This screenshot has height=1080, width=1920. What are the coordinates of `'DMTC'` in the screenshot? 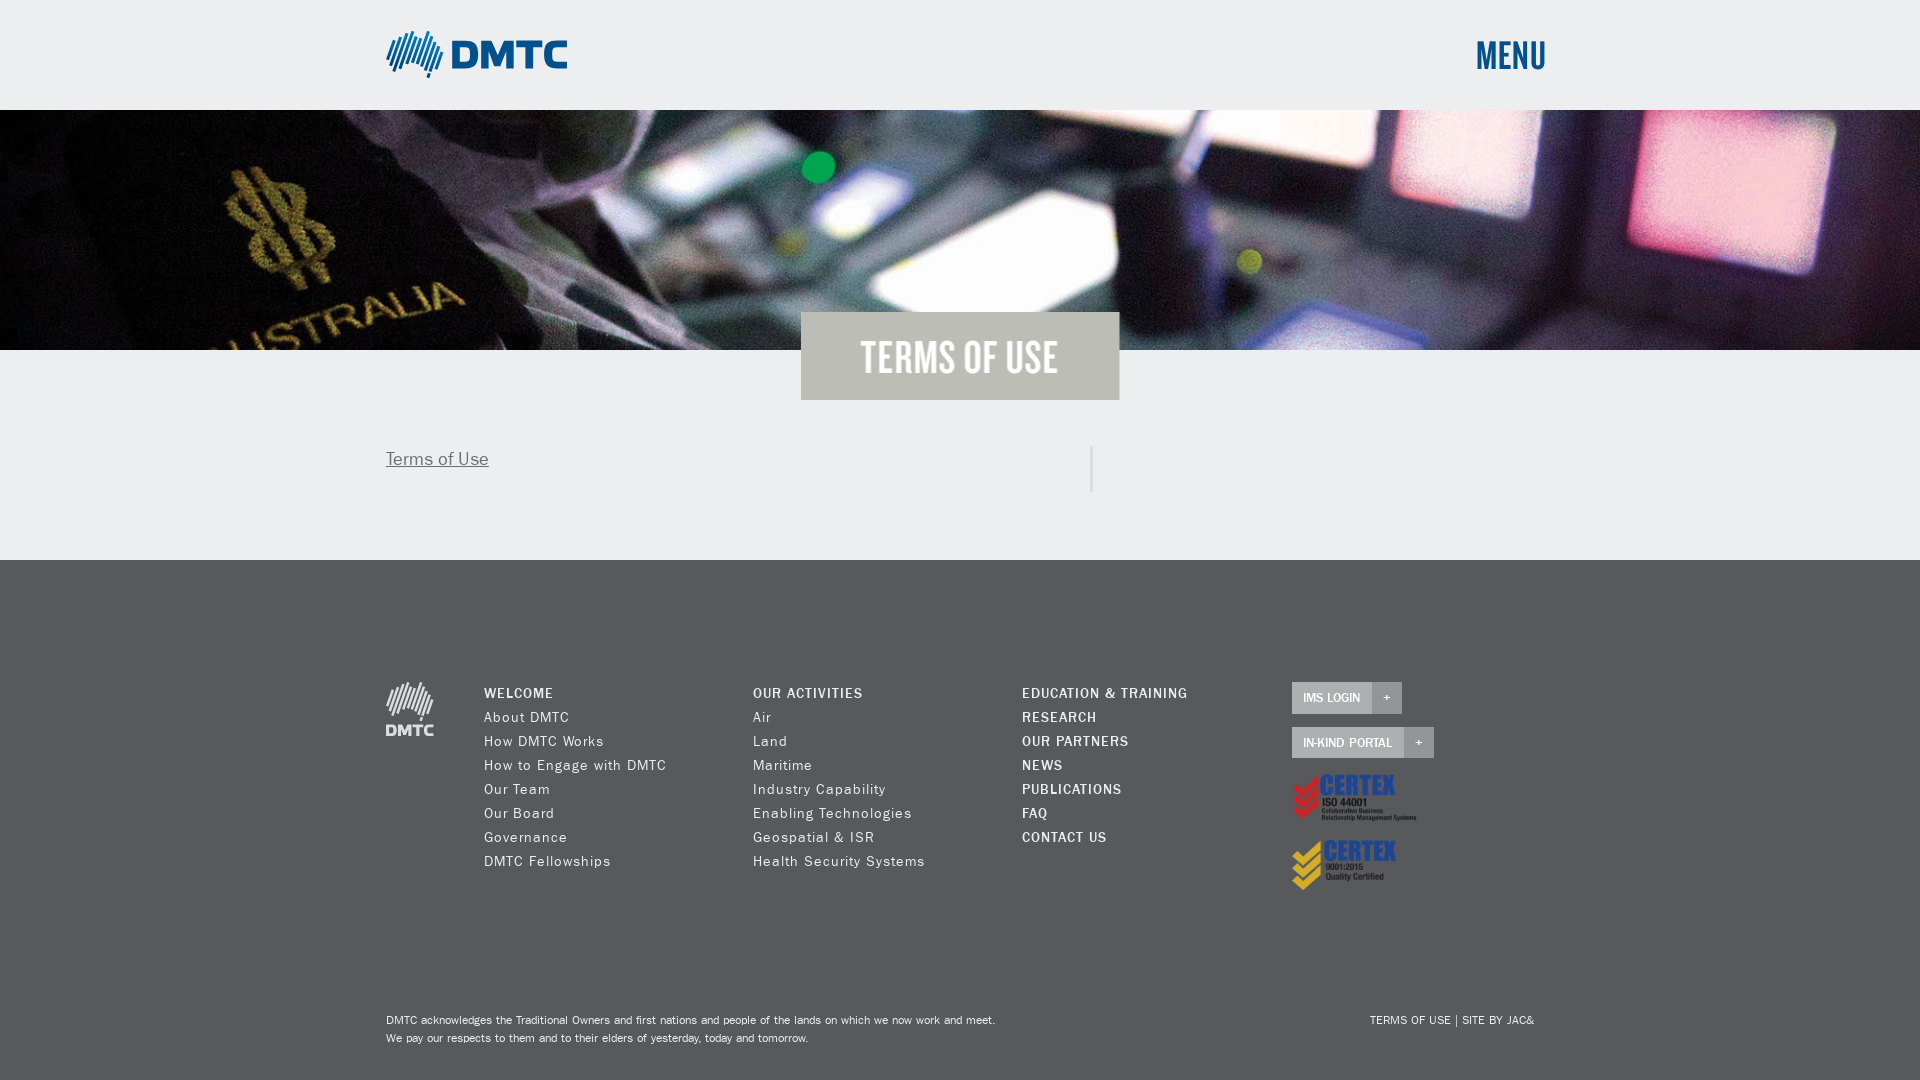 It's located at (475, 53).